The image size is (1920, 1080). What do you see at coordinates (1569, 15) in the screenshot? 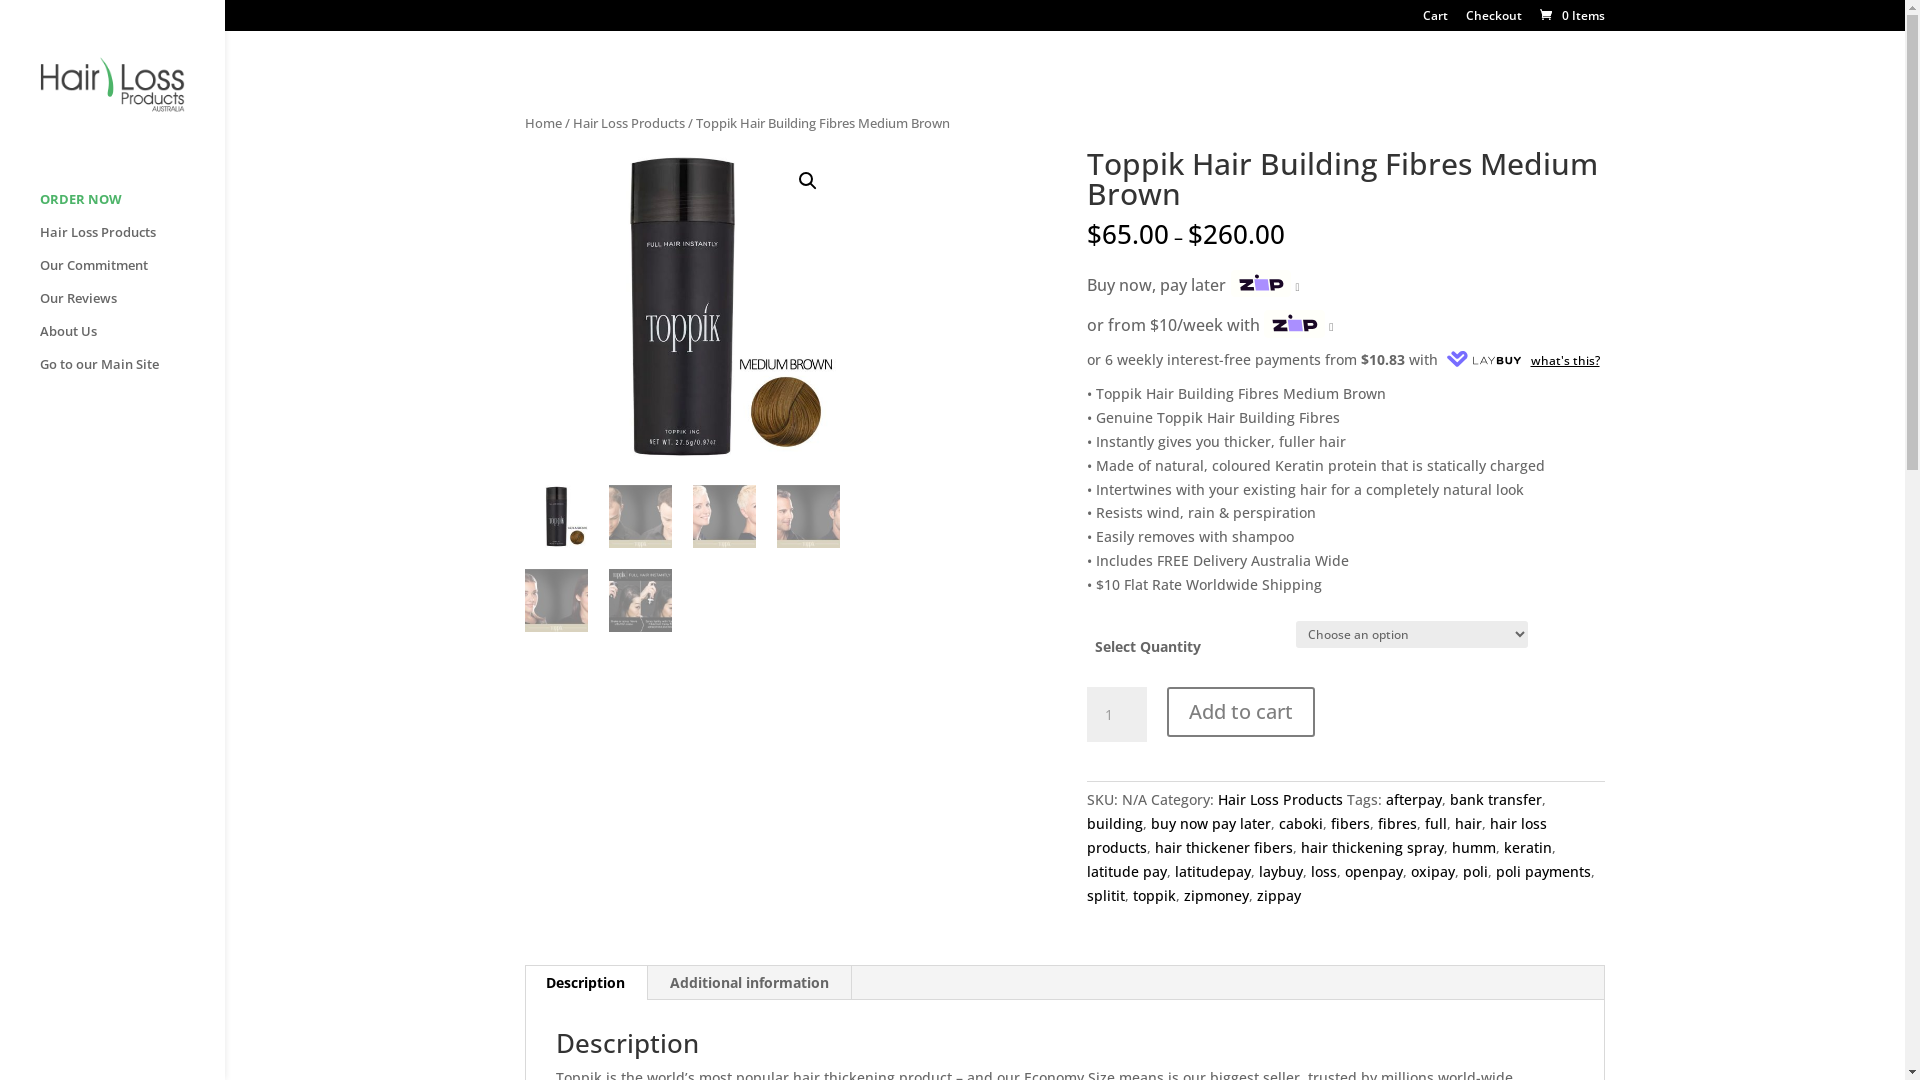
I see `'0 Items'` at bounding box center [1569, 15].